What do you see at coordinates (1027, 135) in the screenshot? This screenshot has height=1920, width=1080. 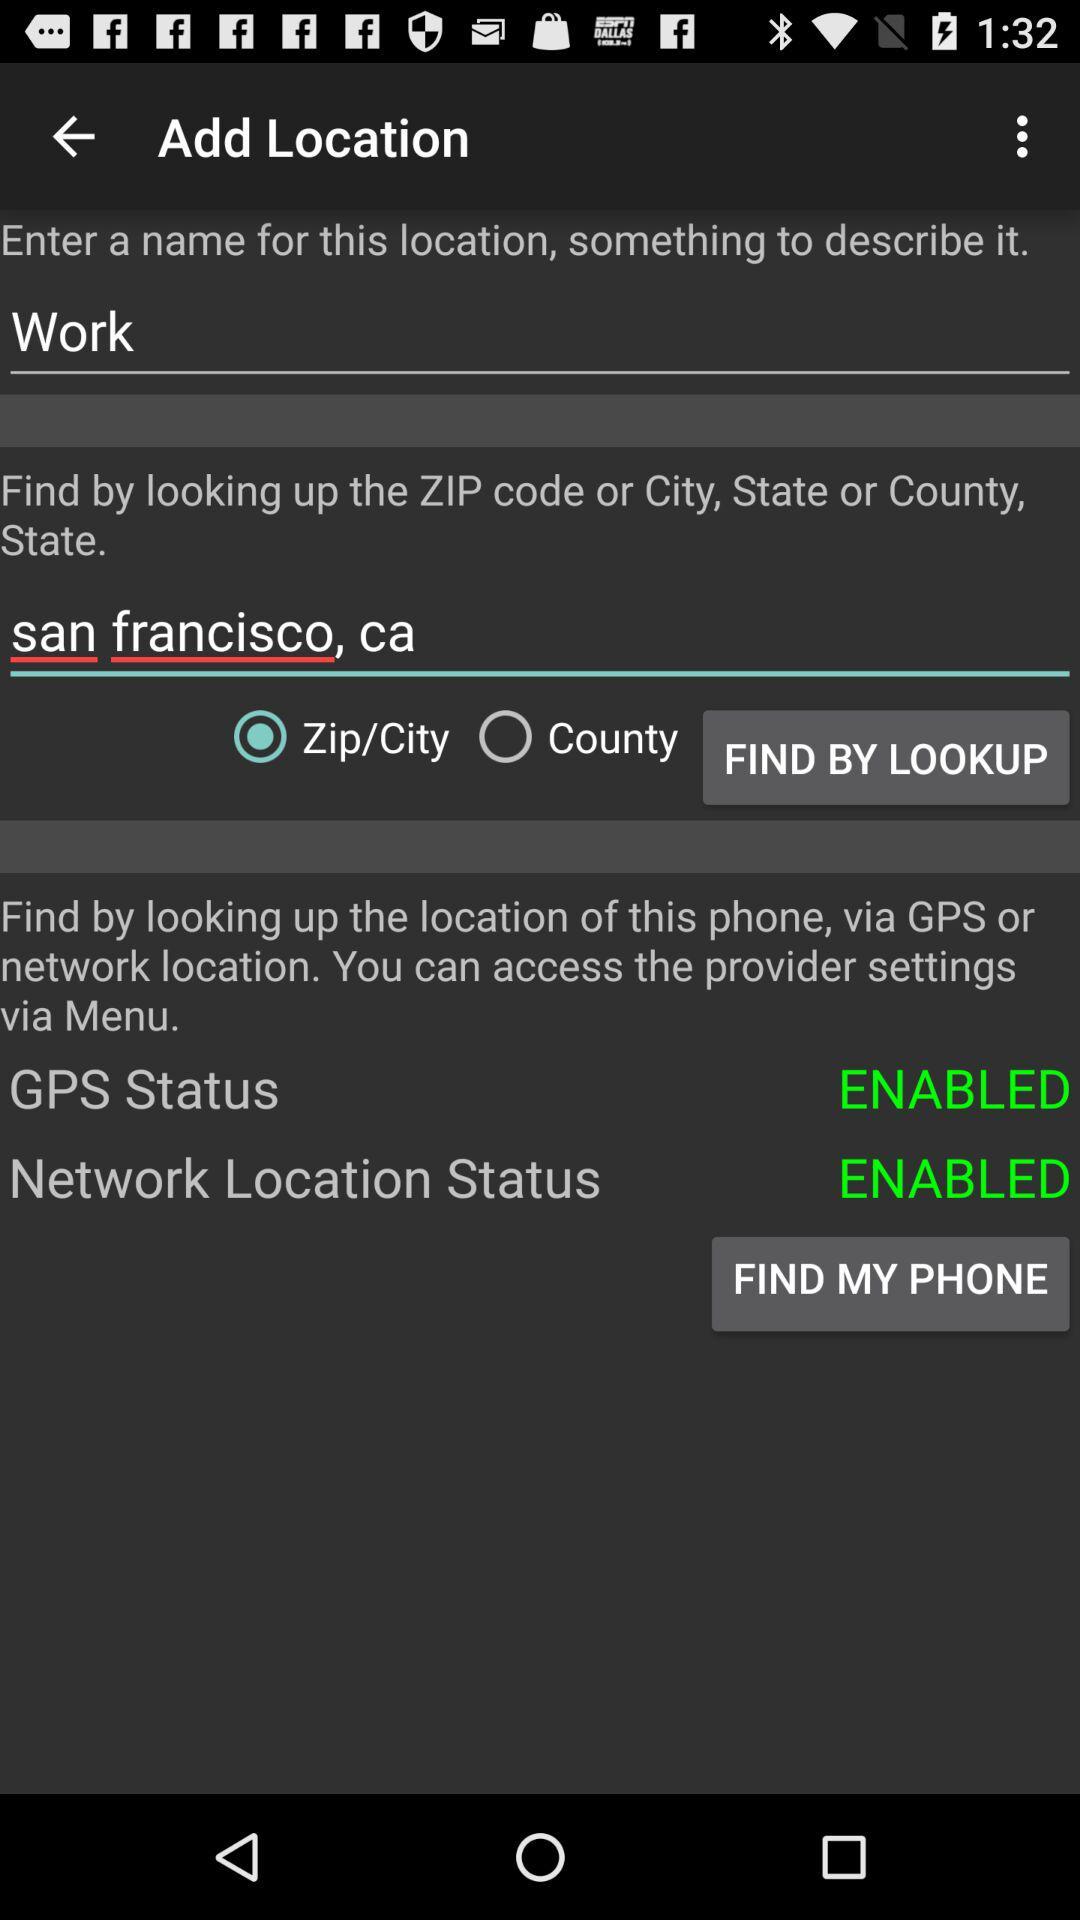 I see `item next to the add location app` at bounding box center [1027, 135].